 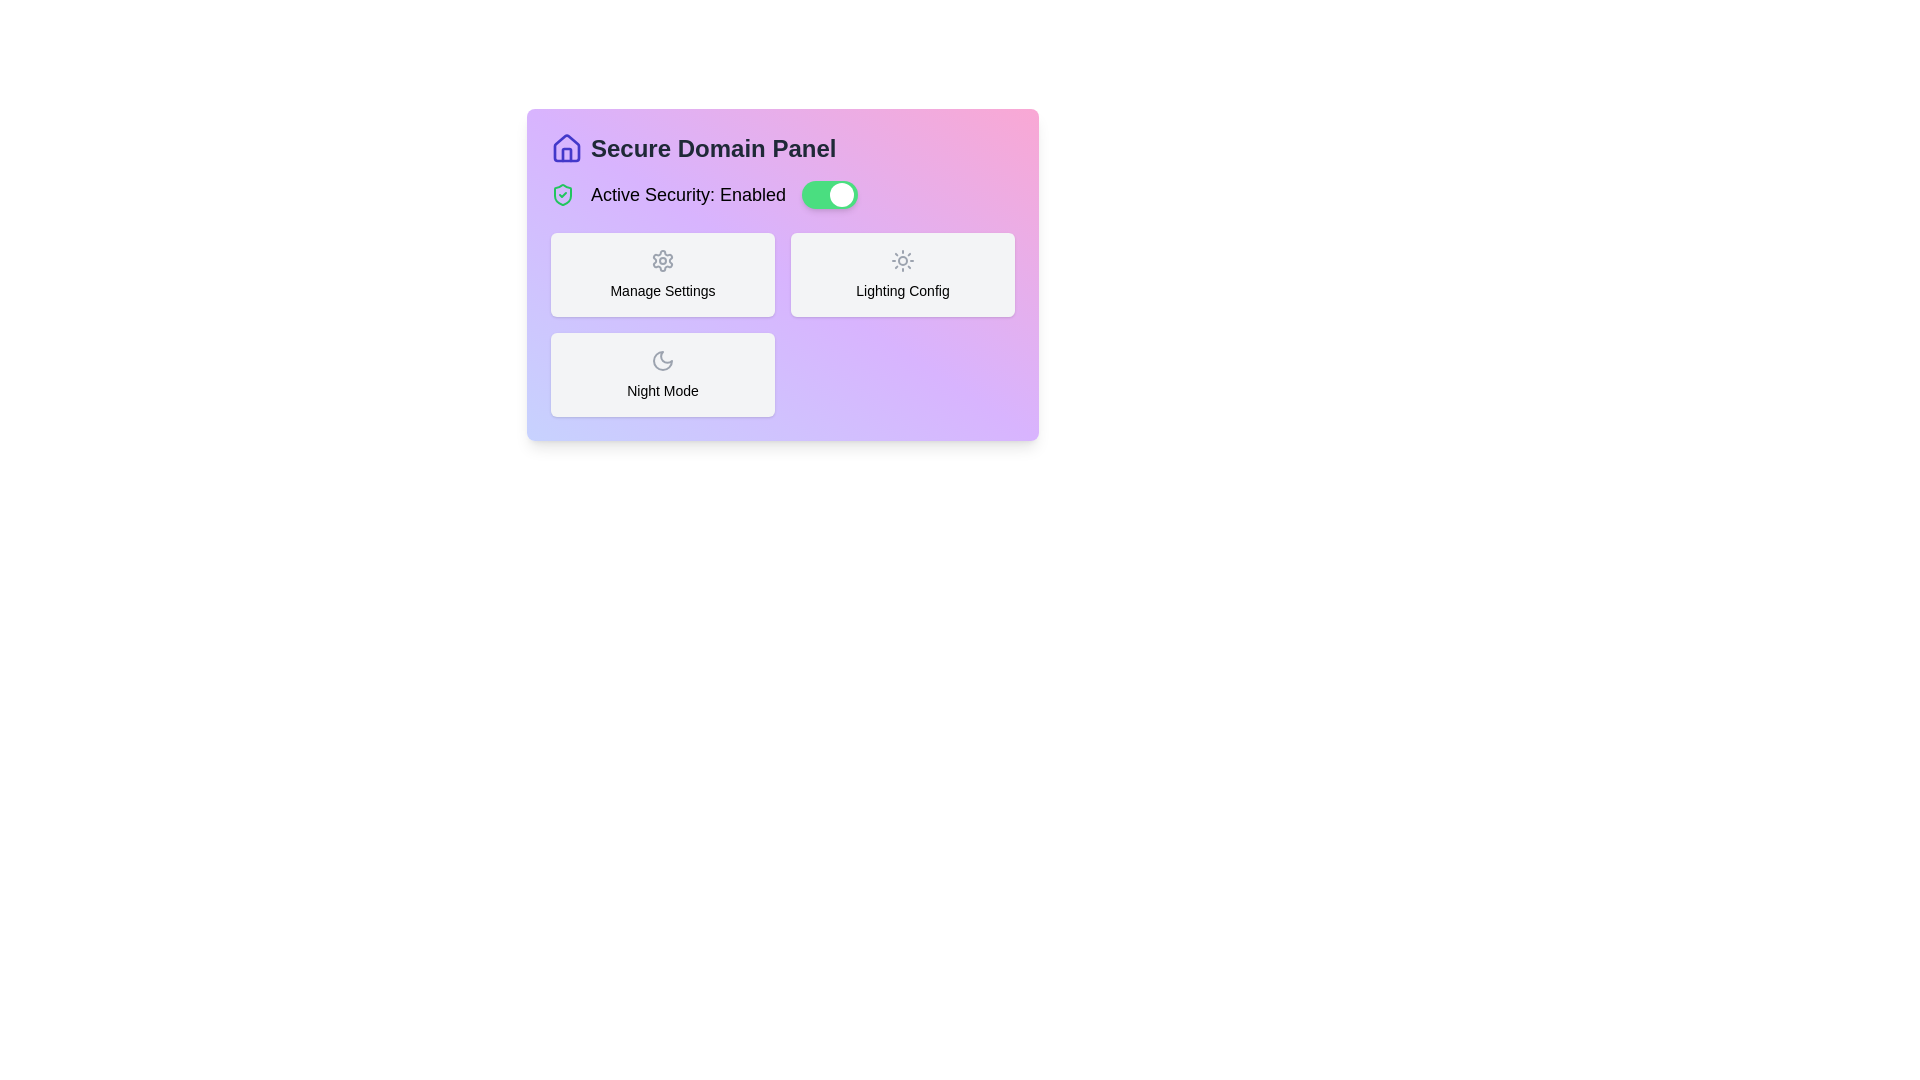 What do you see at coordinates (830, 195) in the screenshot?
I see `the toggle switch with a green background and a white circular knob, which is located to the right of the text 'Active Security: Enabled'` at bounding box center [830, 195].